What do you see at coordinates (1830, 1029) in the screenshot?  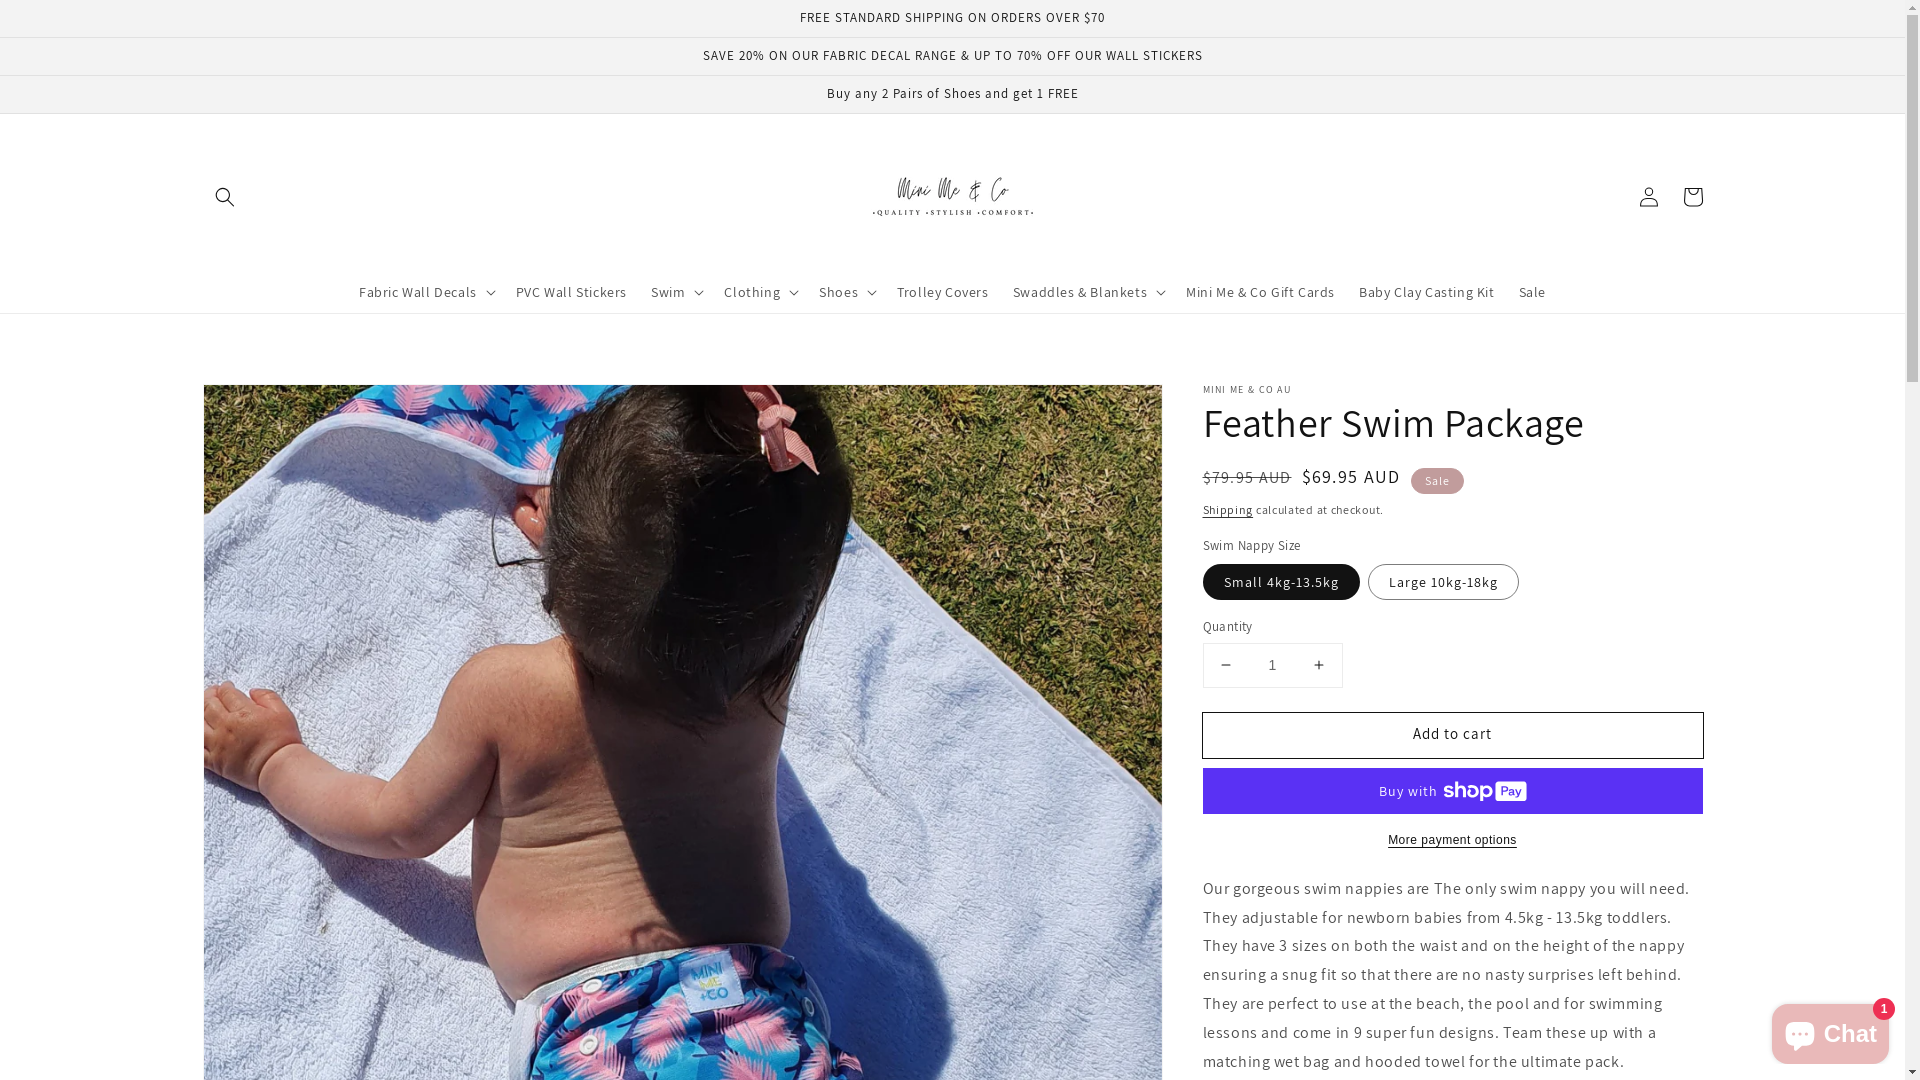 I see `'Shopify online store chat'` at bounding box center [1830, 1029].